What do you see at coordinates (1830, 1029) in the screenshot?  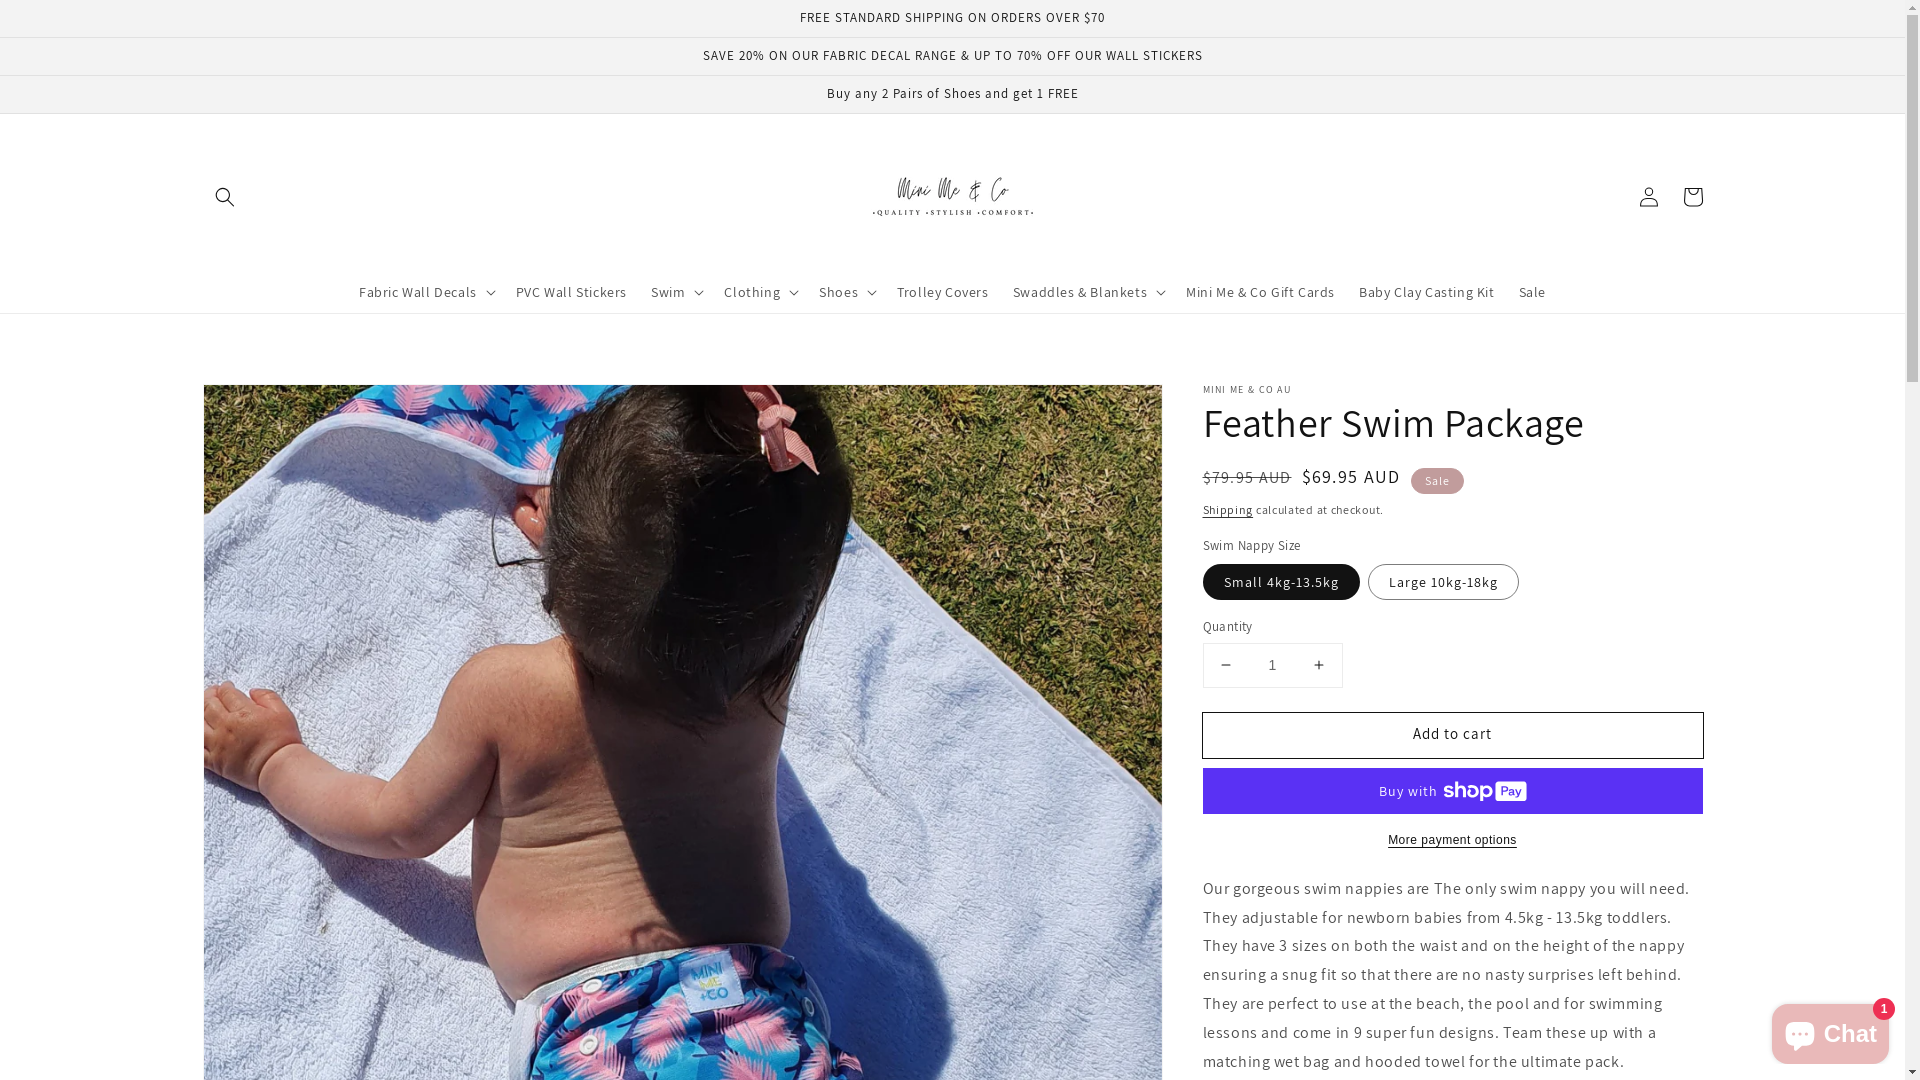 I see `'Shopify online store chat'` at bounding box center [1830, 1029].